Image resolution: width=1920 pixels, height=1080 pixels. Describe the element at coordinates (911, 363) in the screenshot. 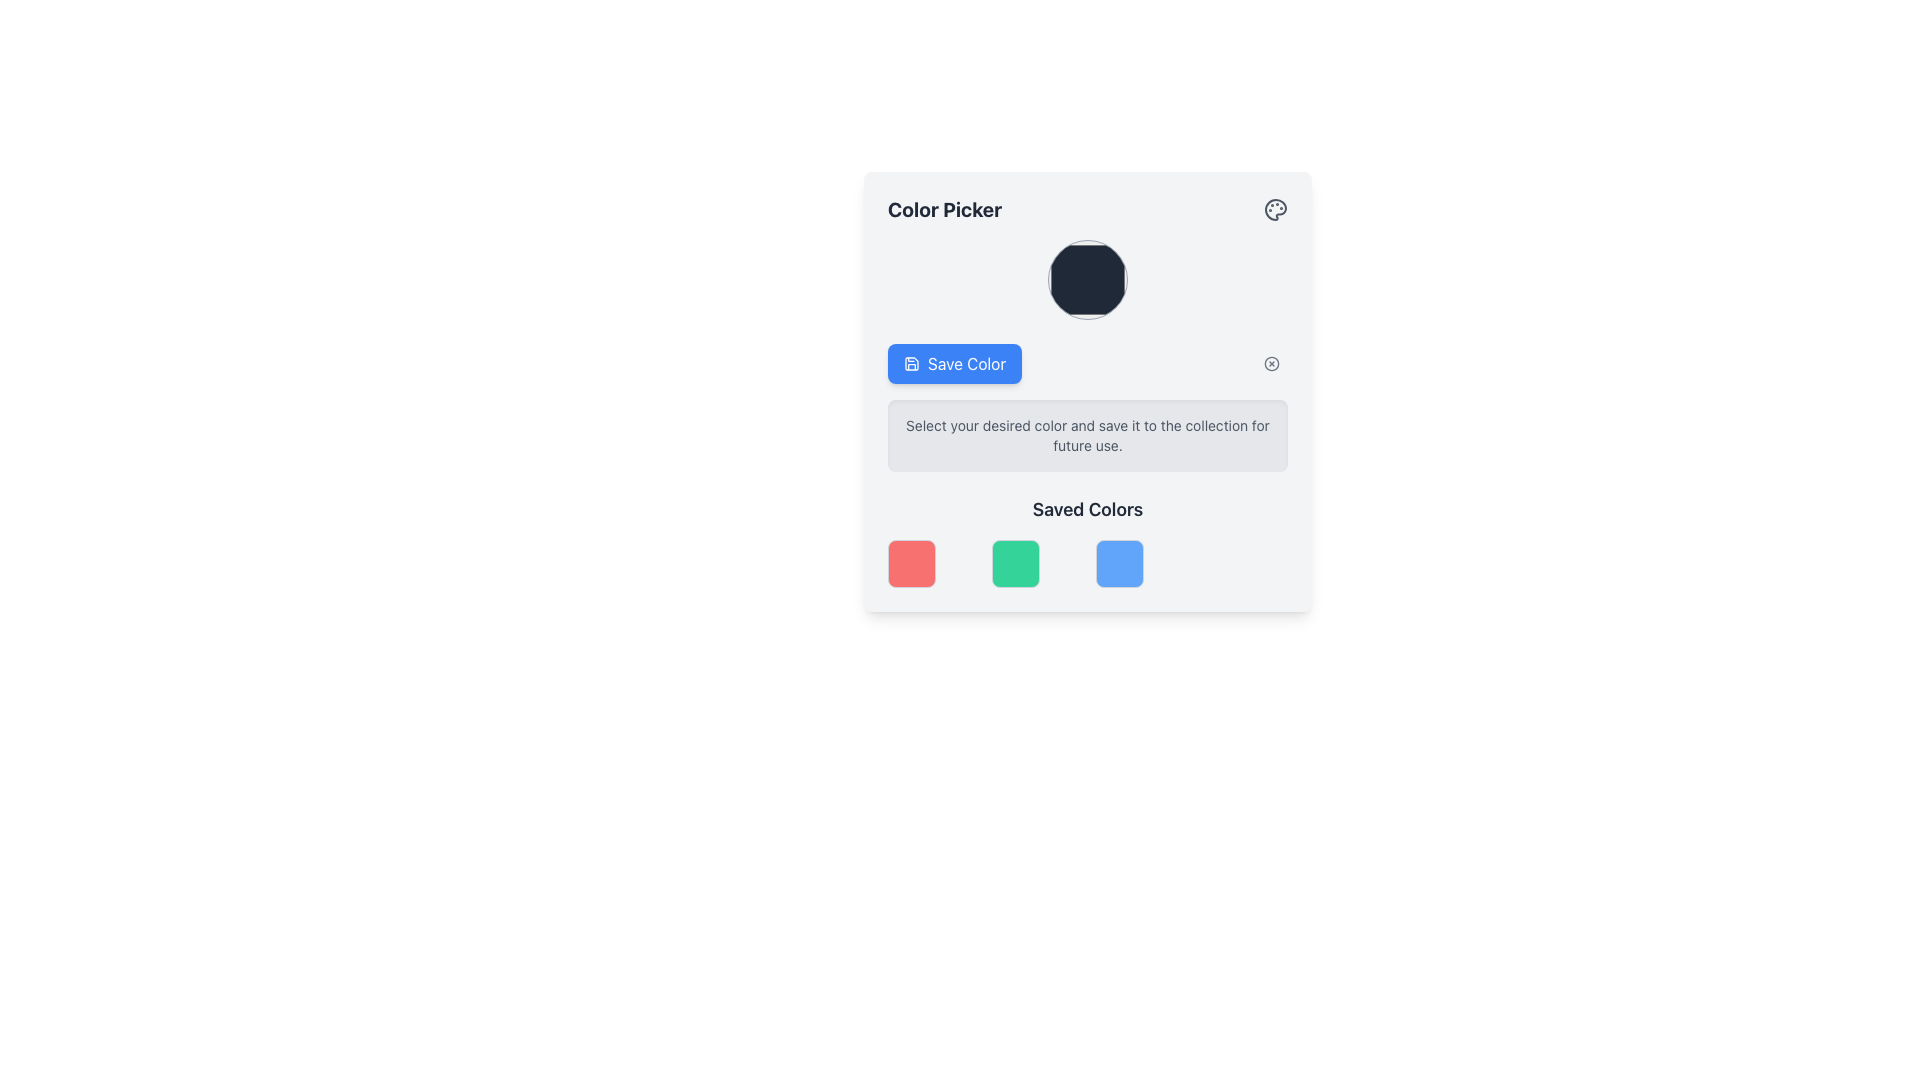

I see `the 'Save Color' button, which is visually indicated by the icon suggesting it saves a selected color for future reference` at that location.